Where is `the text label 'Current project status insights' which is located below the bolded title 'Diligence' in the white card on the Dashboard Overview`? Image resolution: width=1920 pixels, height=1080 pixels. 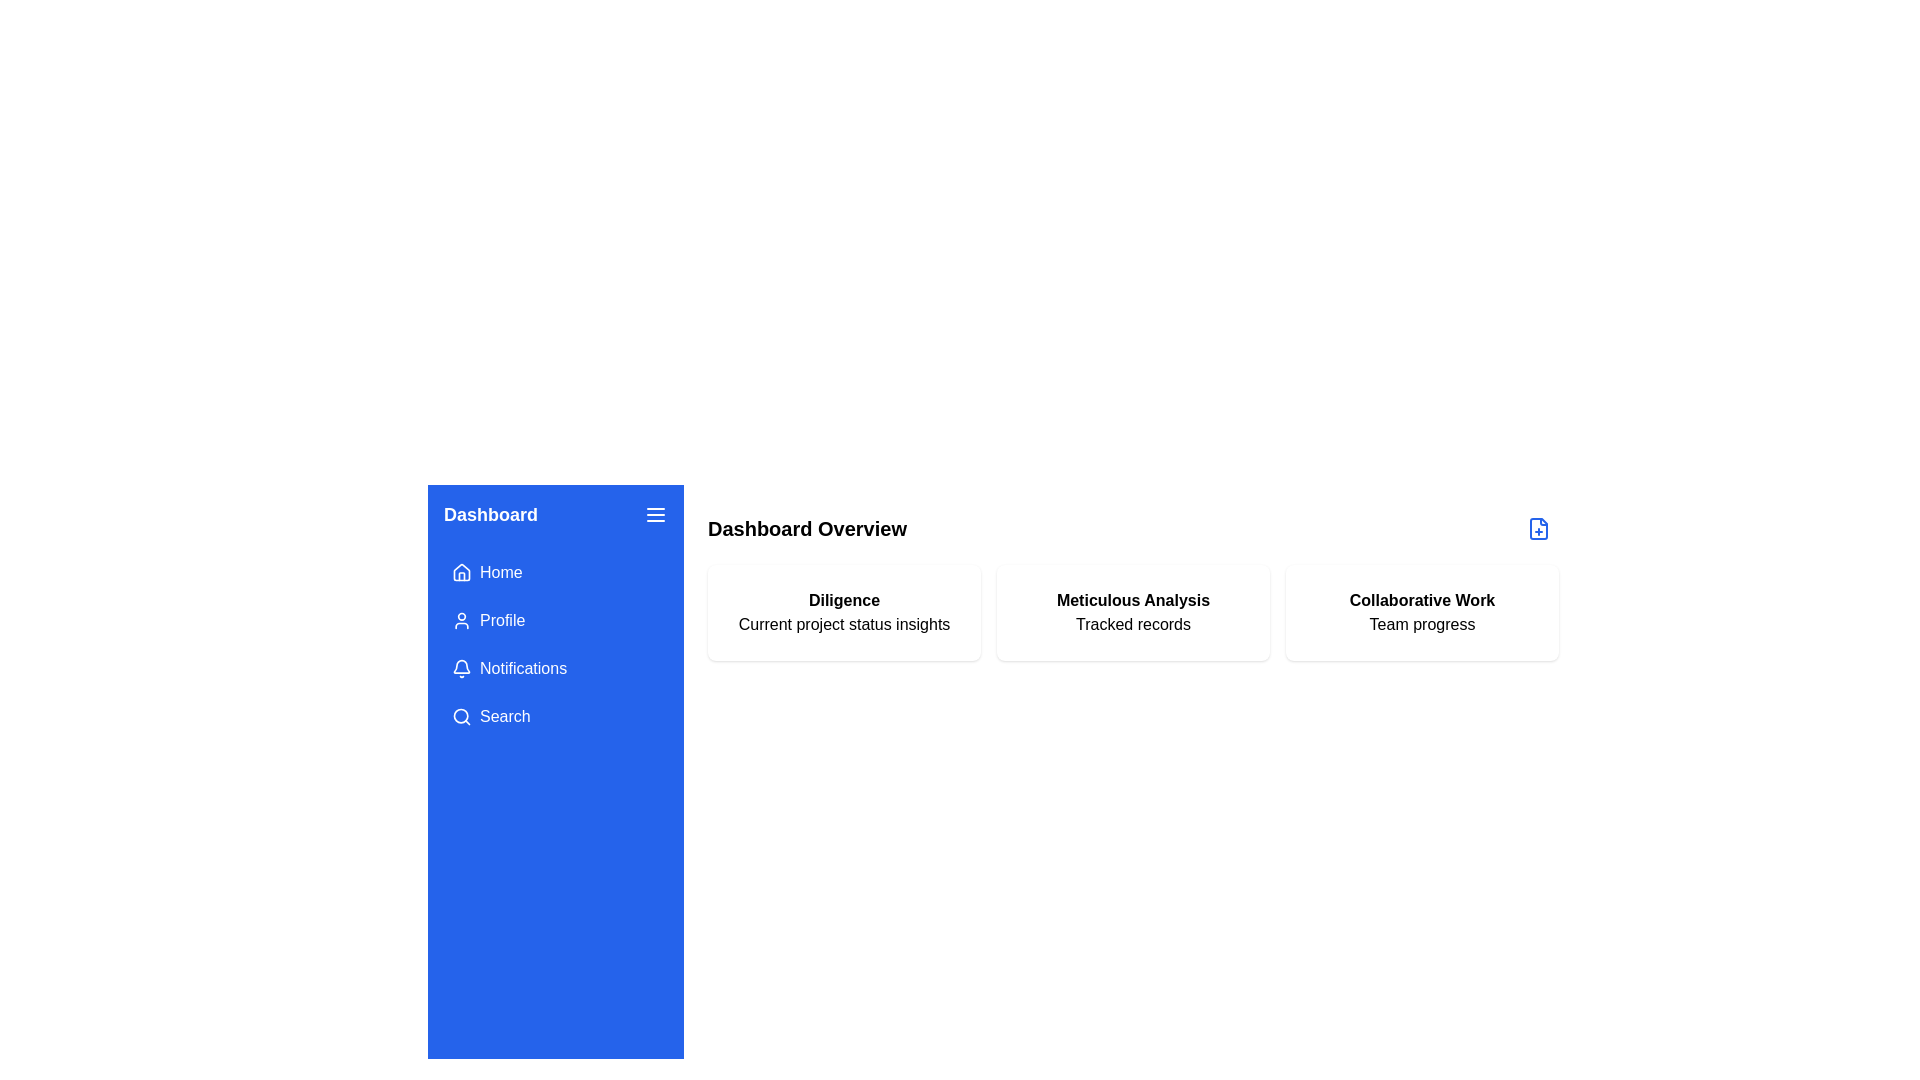
the text label 'Current project status insights' which is located below the bolded title 'Diligence' in the white card on the Dashboard Overview is located at coordinates (844, 623).